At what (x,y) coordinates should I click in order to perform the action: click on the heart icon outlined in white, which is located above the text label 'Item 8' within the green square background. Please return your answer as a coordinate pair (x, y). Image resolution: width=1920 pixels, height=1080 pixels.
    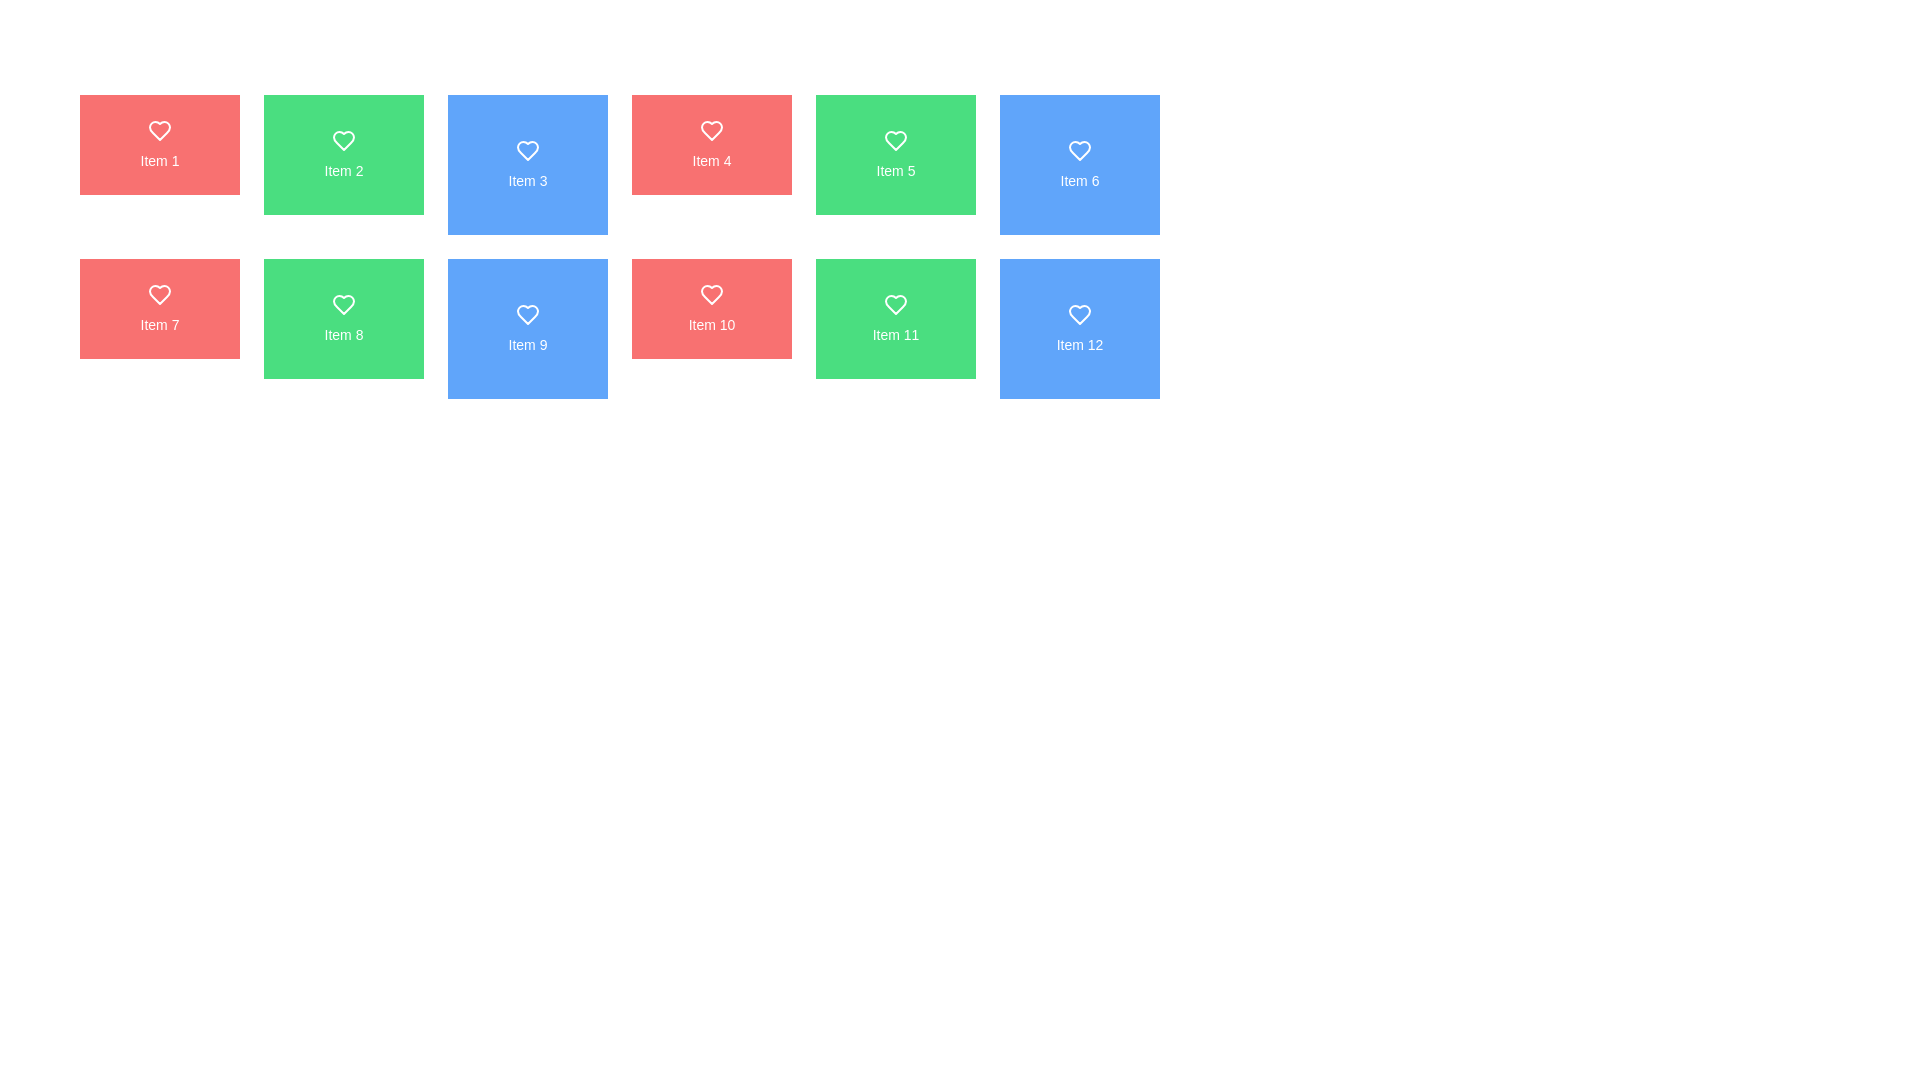
    Looking at the image, I should click on (344, 304).